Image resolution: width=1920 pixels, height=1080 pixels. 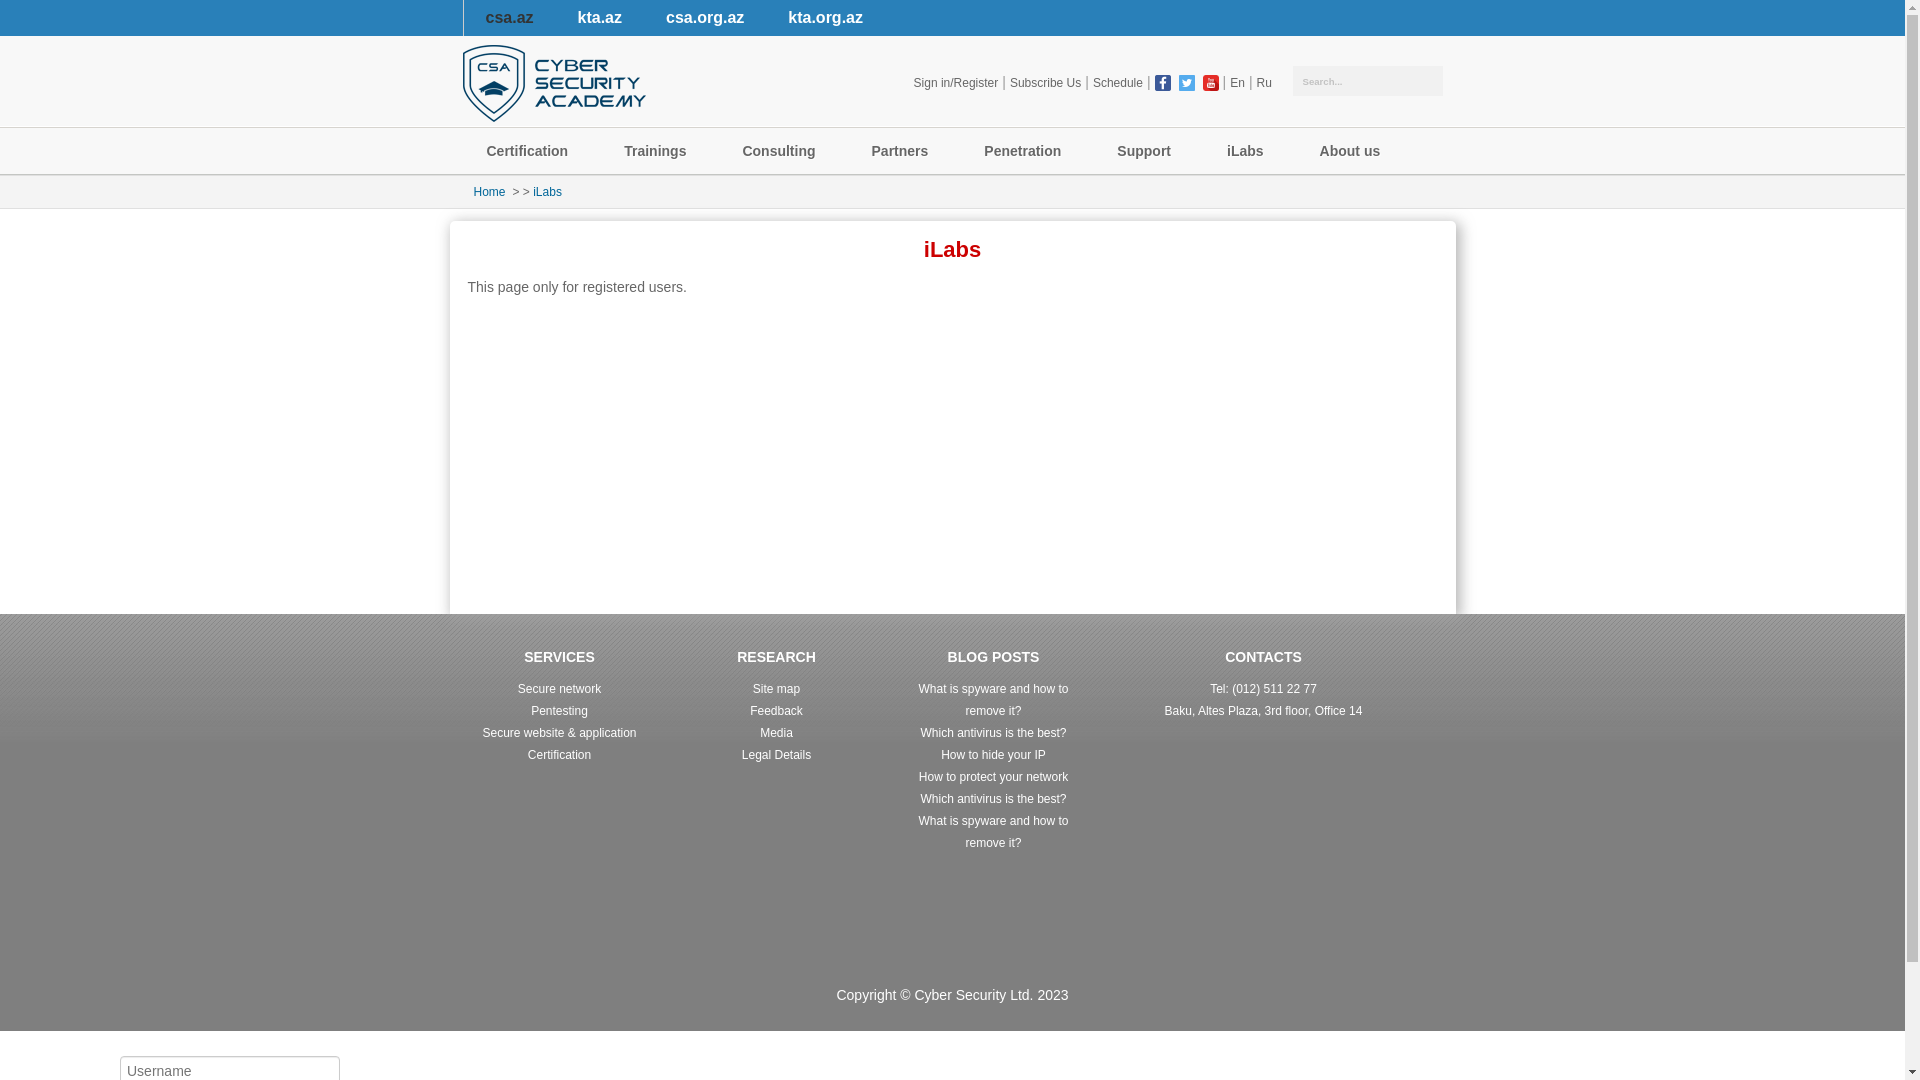 I want to click on 'Secure network', so click(x=559, y=688).